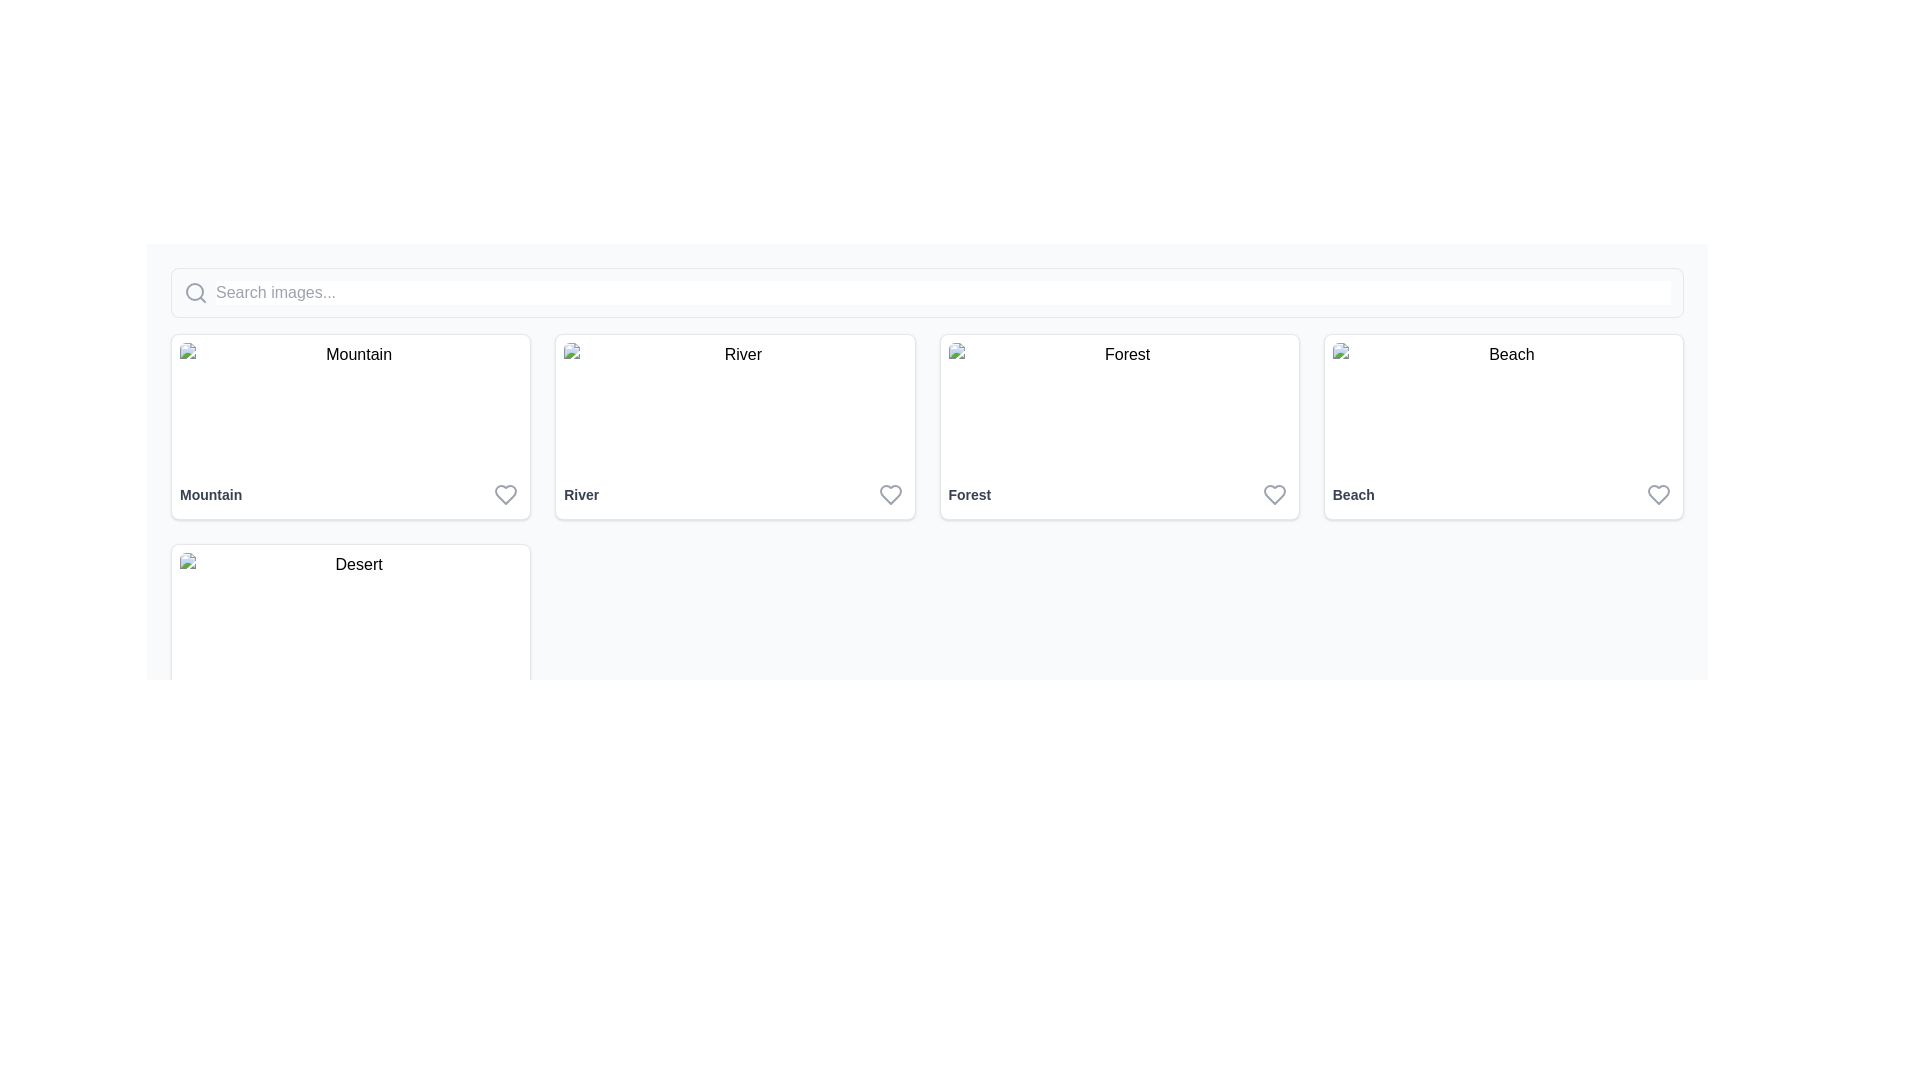 The image size is (1920, 1080). Describe the element at coordinates (580, 494) in the screenshot. I see `the text label displaying 'River' in bold gray font located at the bottom-left corner of its card area` at that location.